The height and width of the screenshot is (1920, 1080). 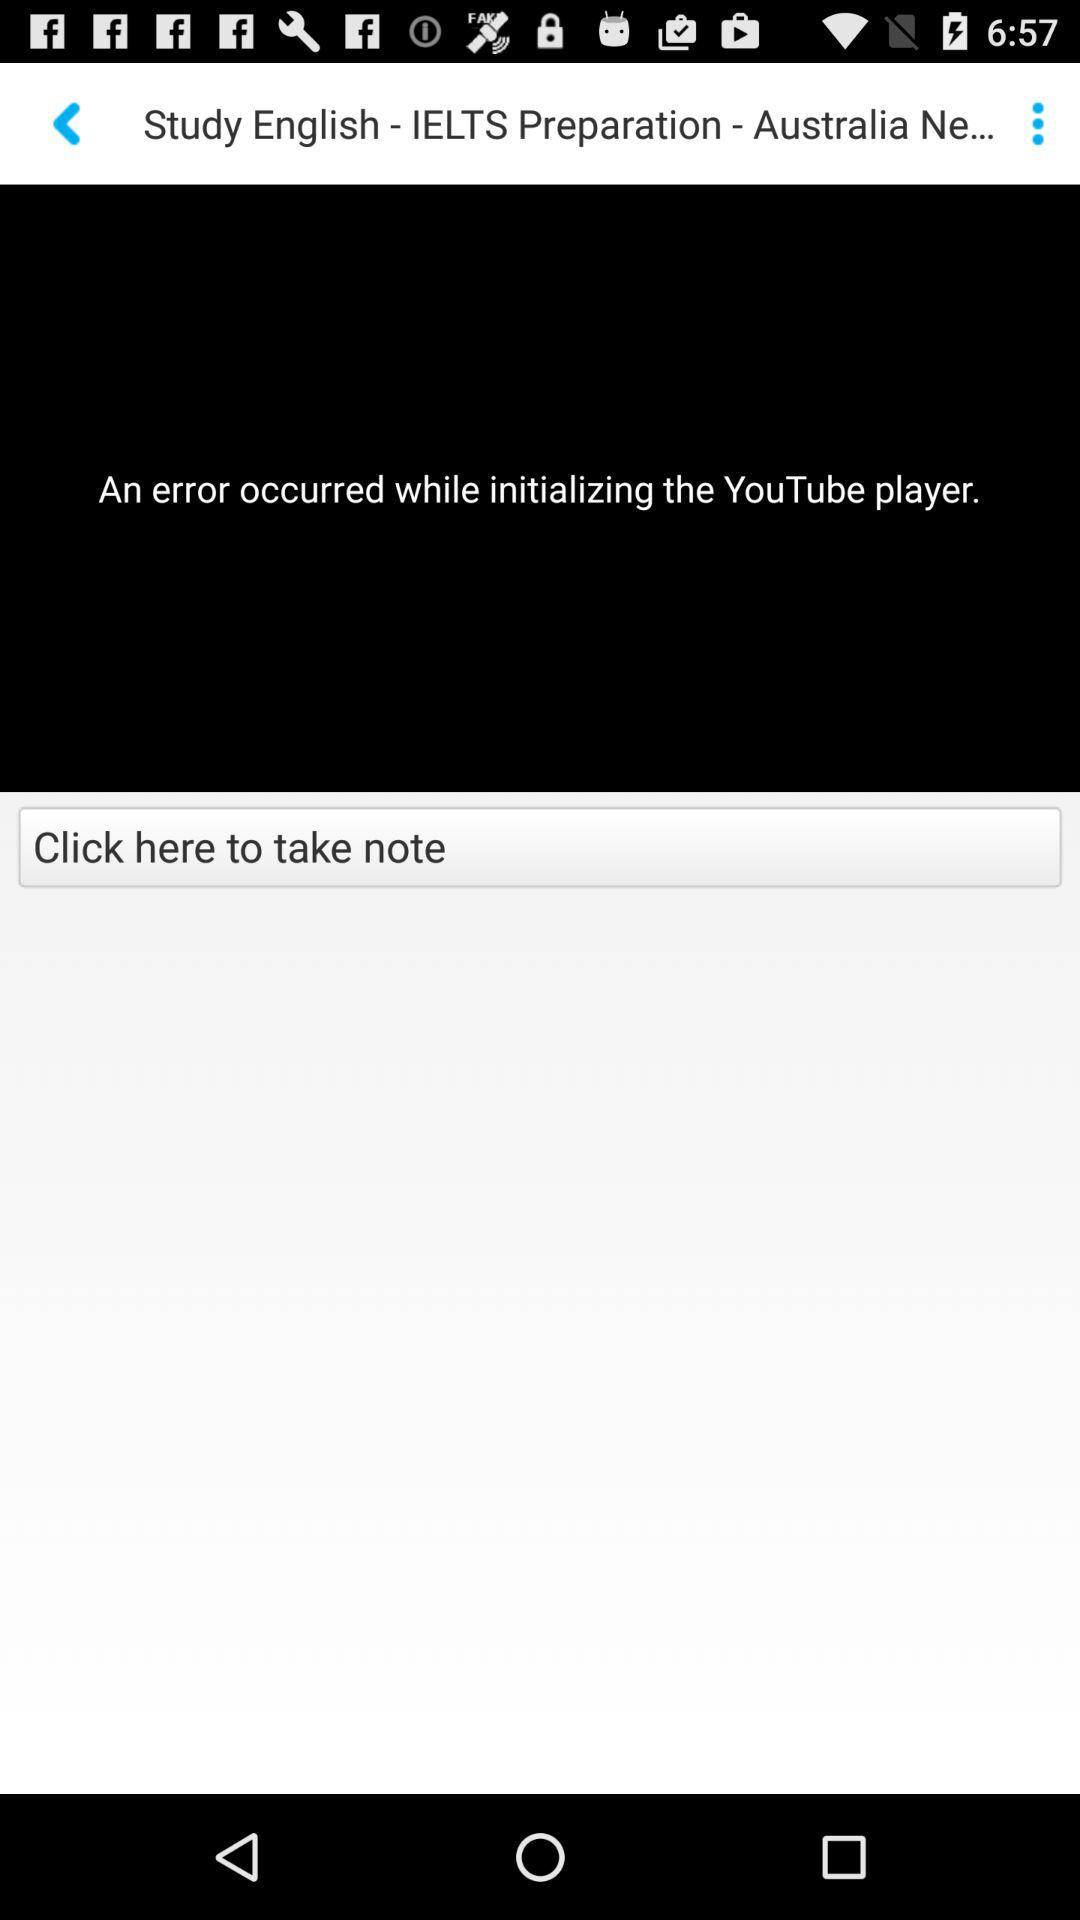 What do you see at coordinates (1036, 122) in the screenshot?
I see `the icon above an error occurred item` at bounding box center [1036, 122].